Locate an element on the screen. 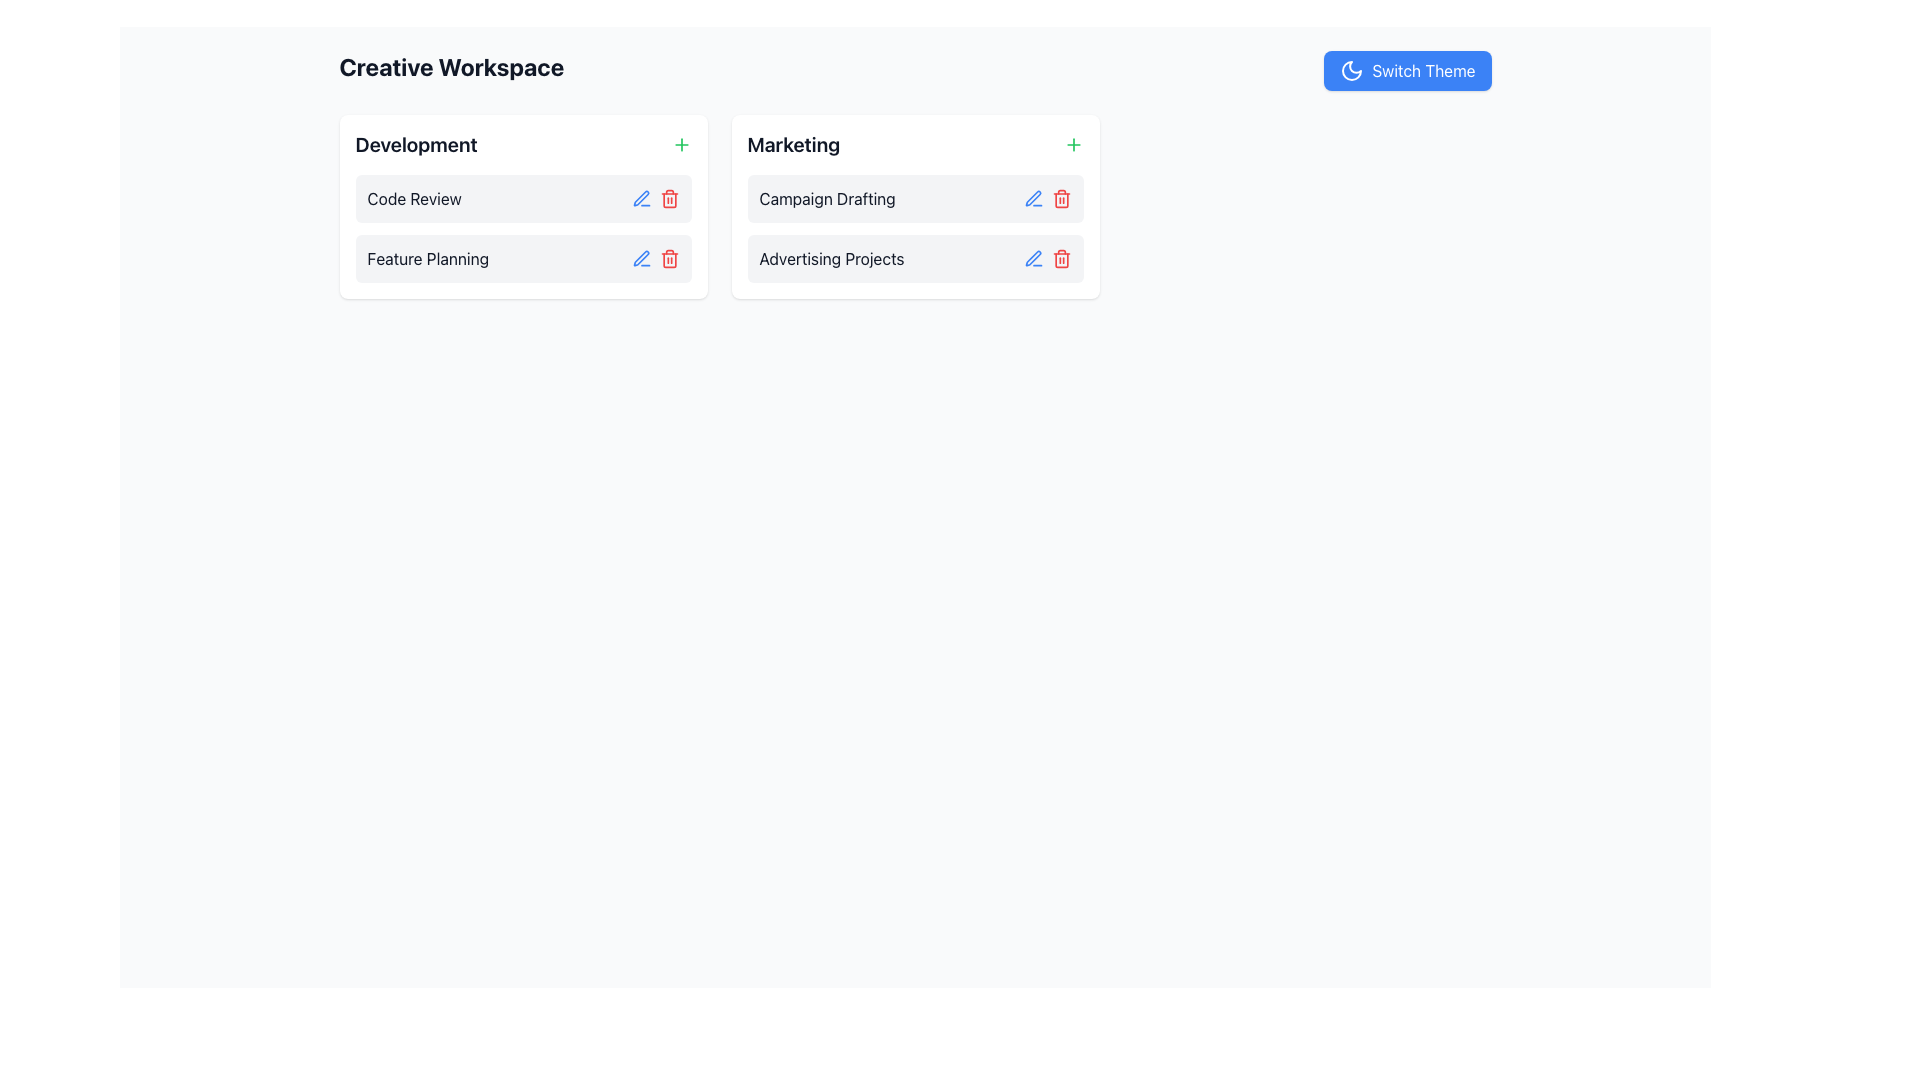  the 'Code Review' text label located in the 'Development' section of the interface, which is styled in a dark font and is the first item in the vertical list is located at coordinates (413, 199).